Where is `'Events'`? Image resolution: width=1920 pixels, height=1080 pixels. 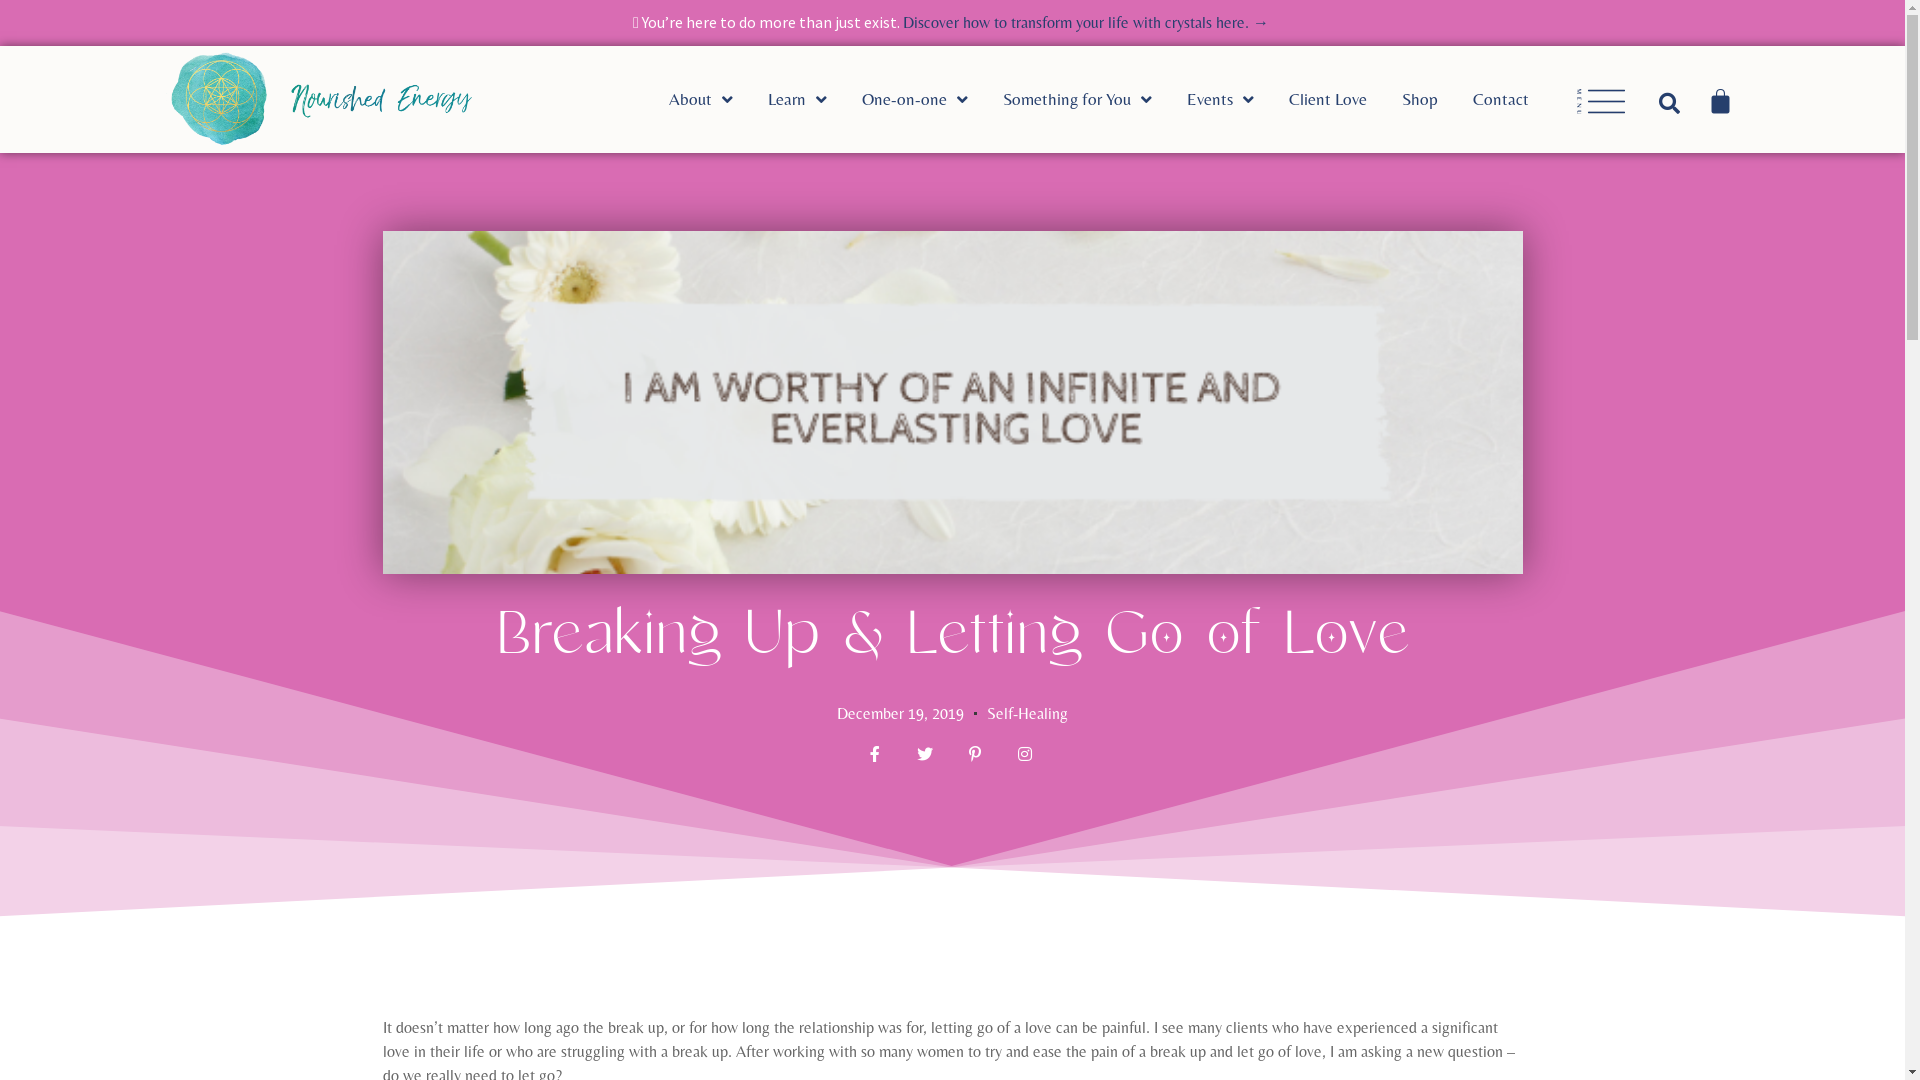
'Events' is located at coordinates (1237, 100).